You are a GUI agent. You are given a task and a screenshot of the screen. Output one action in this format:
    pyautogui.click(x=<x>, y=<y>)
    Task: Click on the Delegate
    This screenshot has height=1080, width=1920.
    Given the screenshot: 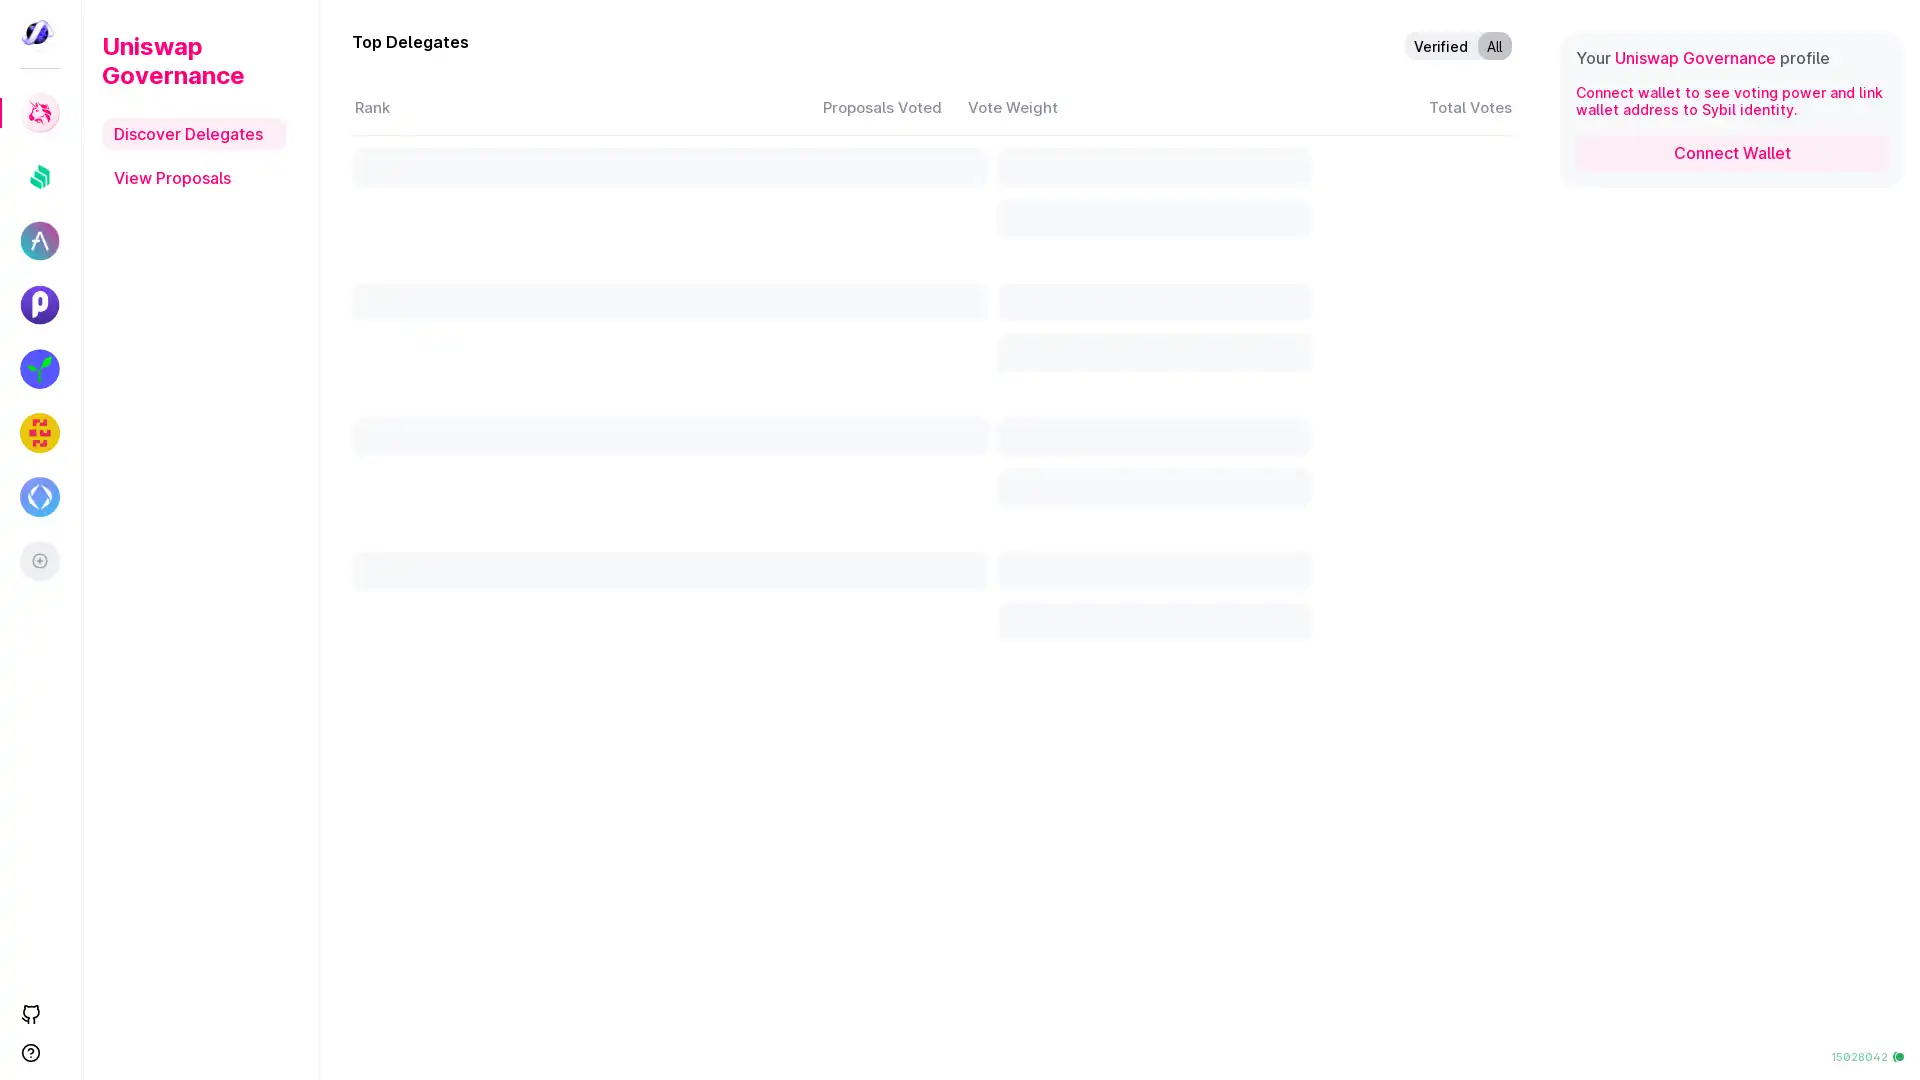 What is the action you would take?
    pyautogui.click(x=1326, y=581)
    